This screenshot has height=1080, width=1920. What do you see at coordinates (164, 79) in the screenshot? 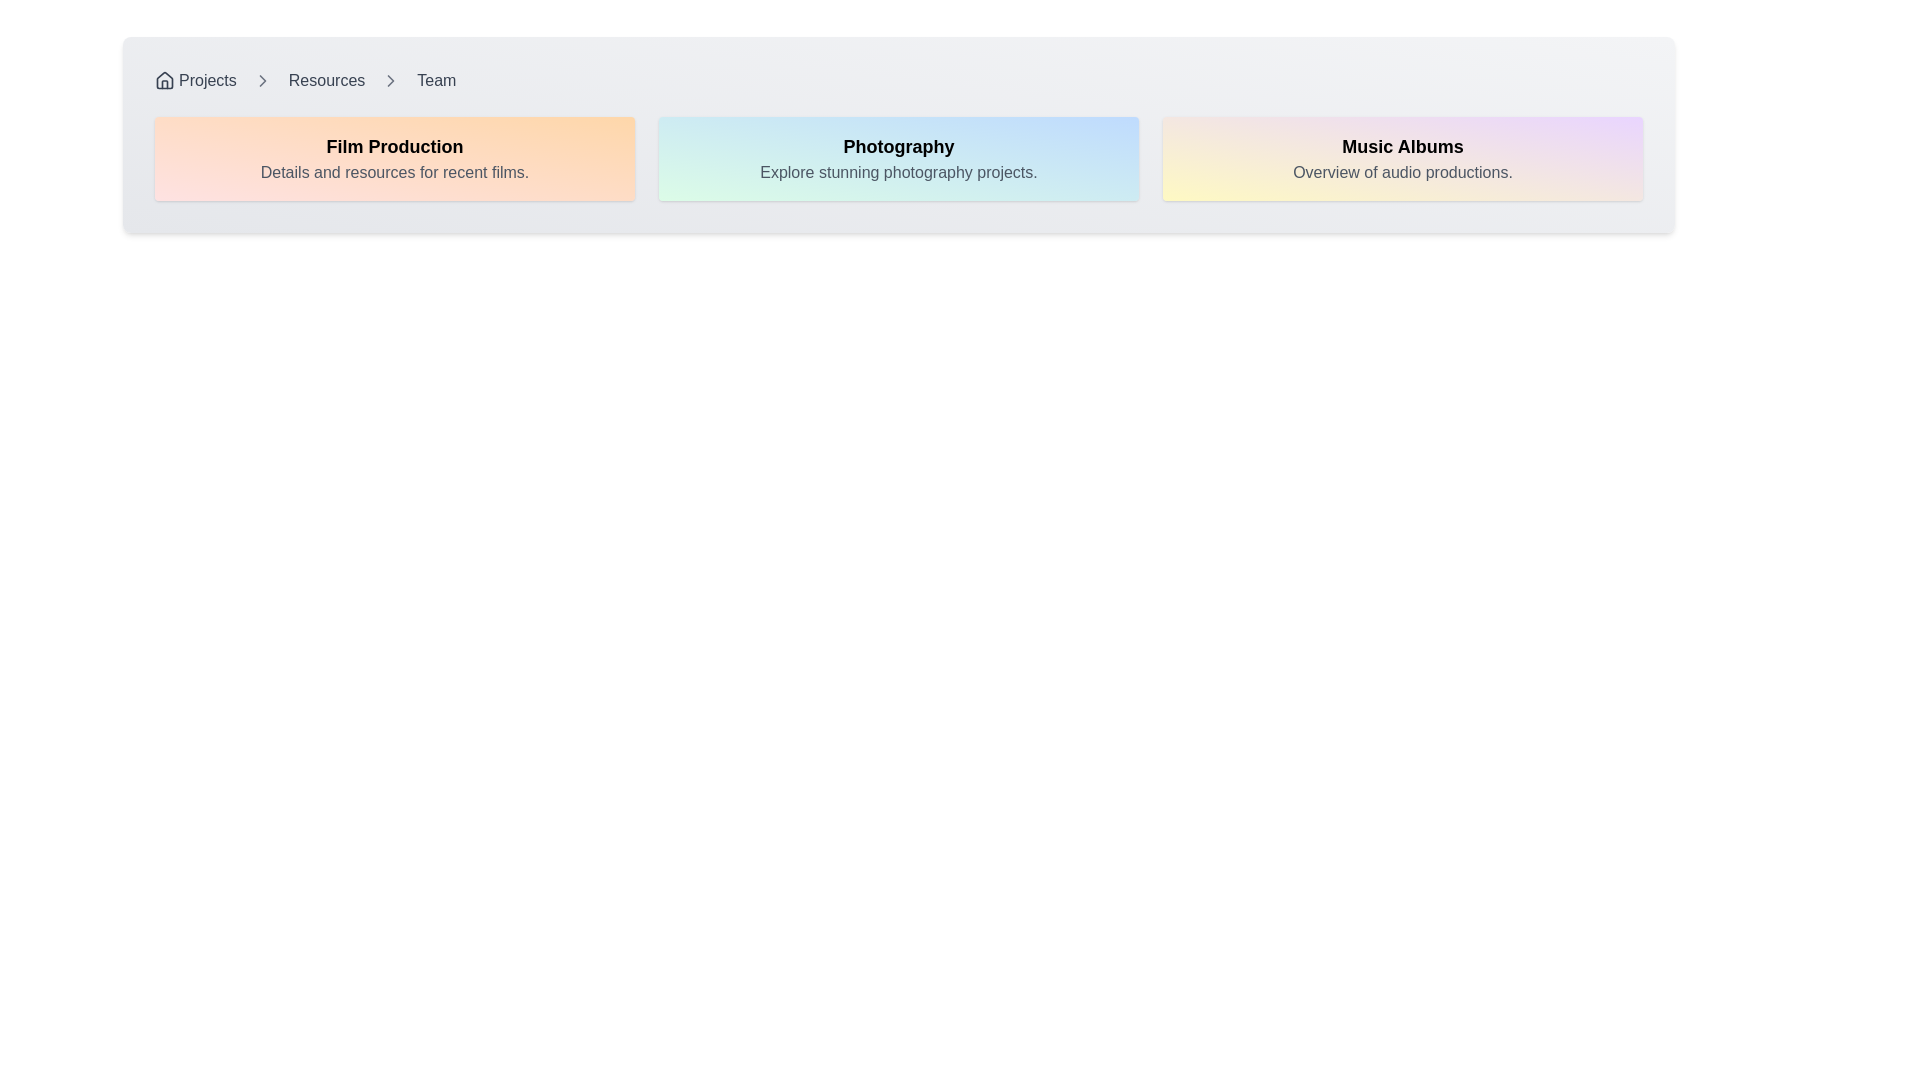
I see `the small SVG house icon located in the breadcrumb navigation area` at bounding box center [164, 79].